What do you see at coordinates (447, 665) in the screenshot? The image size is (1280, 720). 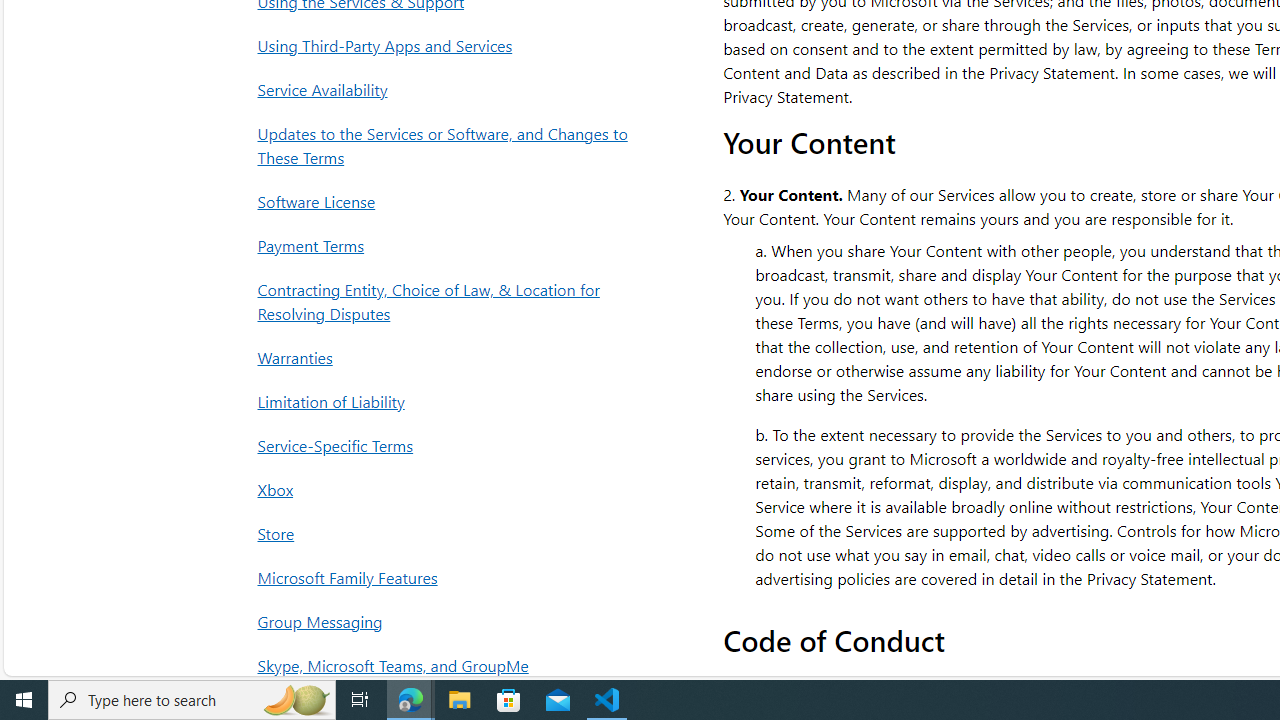 I see `'Skype, Microsoft Teams, and GroupMe'` at bounding box center [447, 665].